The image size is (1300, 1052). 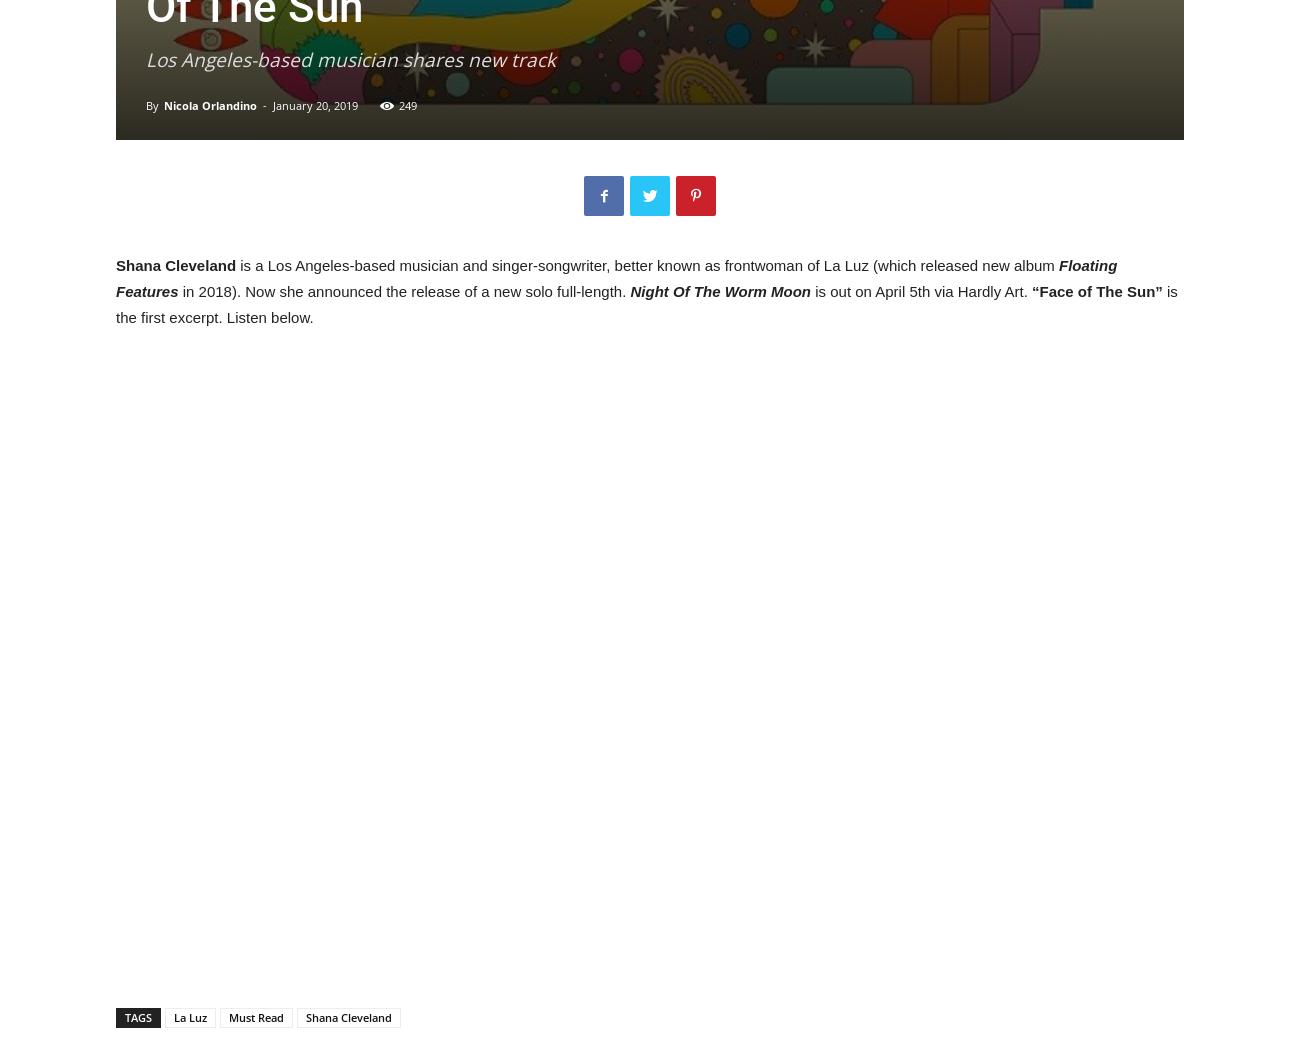 What do you see at coordinates (144, 105) in the screenshot?
I see `'By'` at bounding box center [144, 105].